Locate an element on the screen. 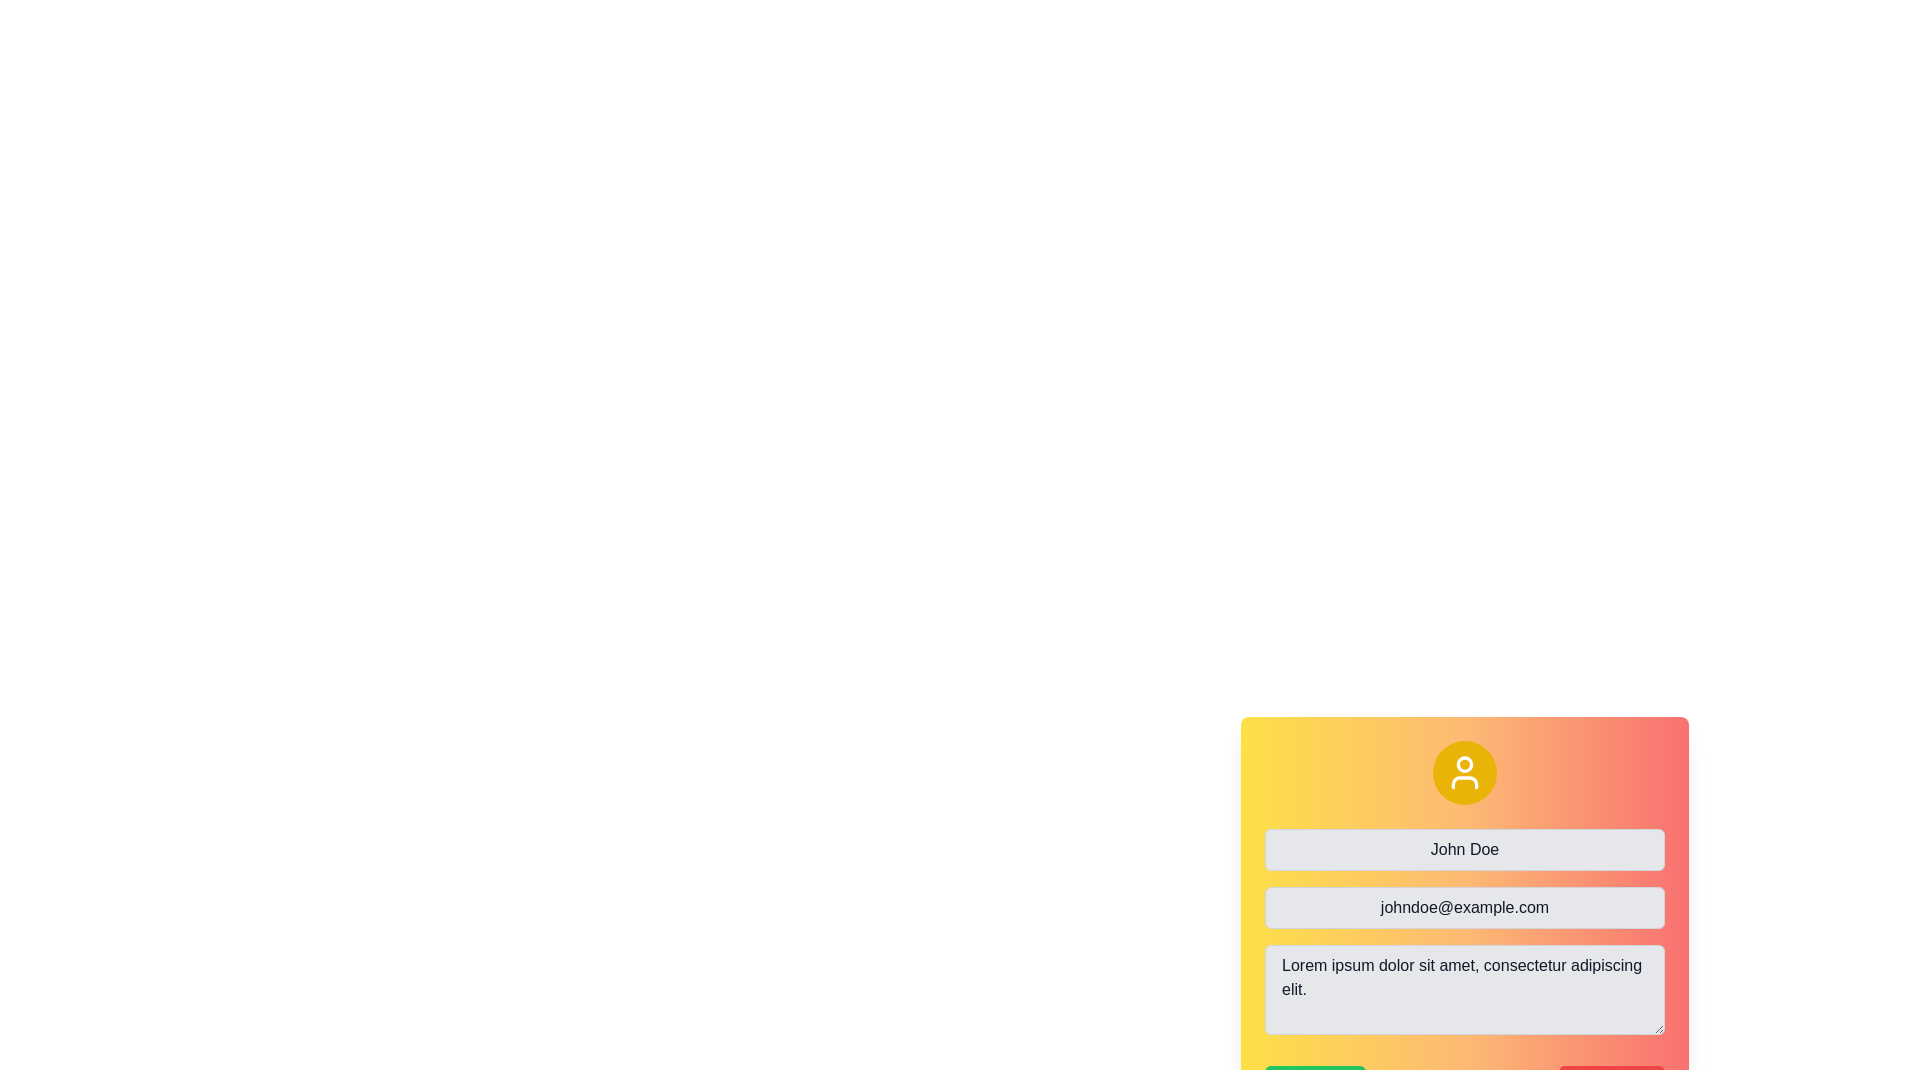  the email input field styled with a light gray background and rounded border, containing the email value 'johndoe@example.com' is located at coordinates (1464, 907).